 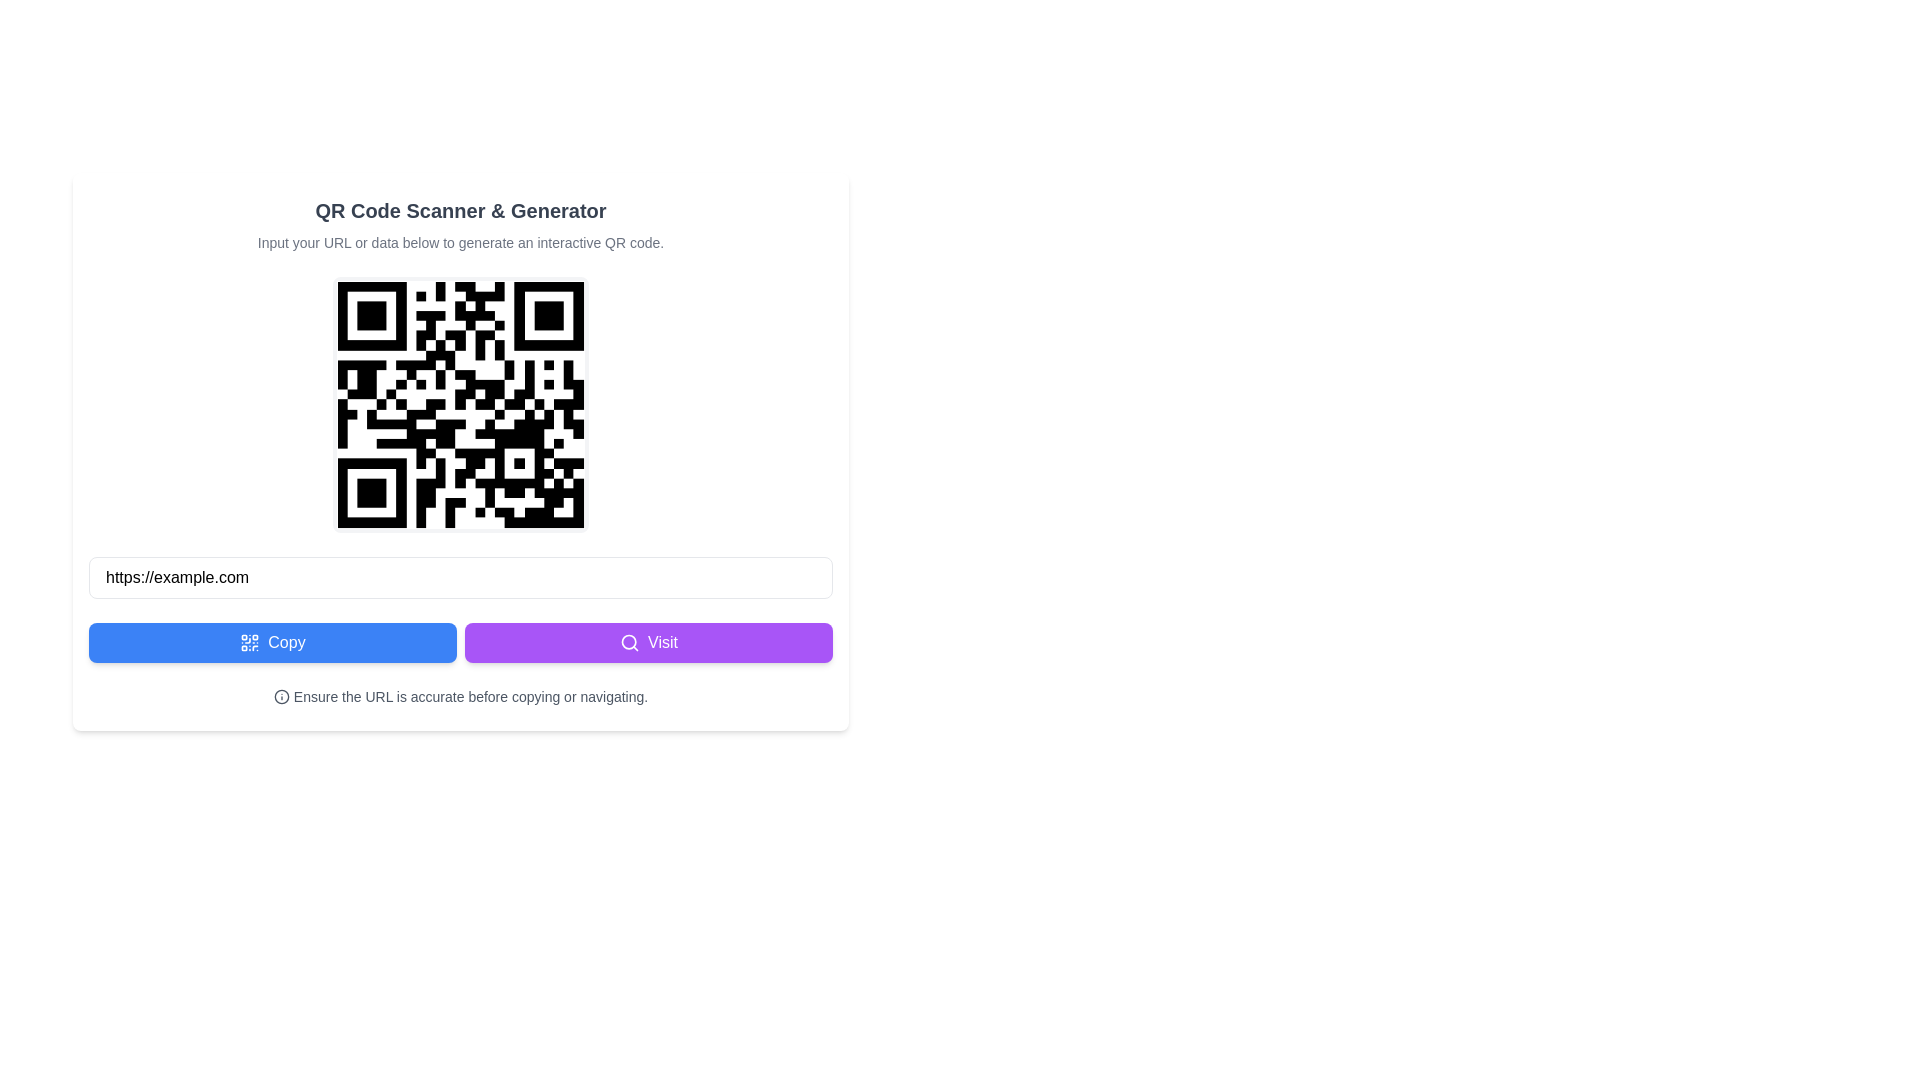 I want to click on instructional text block located underneath the main heading 'QR Code Scanner & Generator', positioned centrally above the QR code area, so click(x=459, y=242).